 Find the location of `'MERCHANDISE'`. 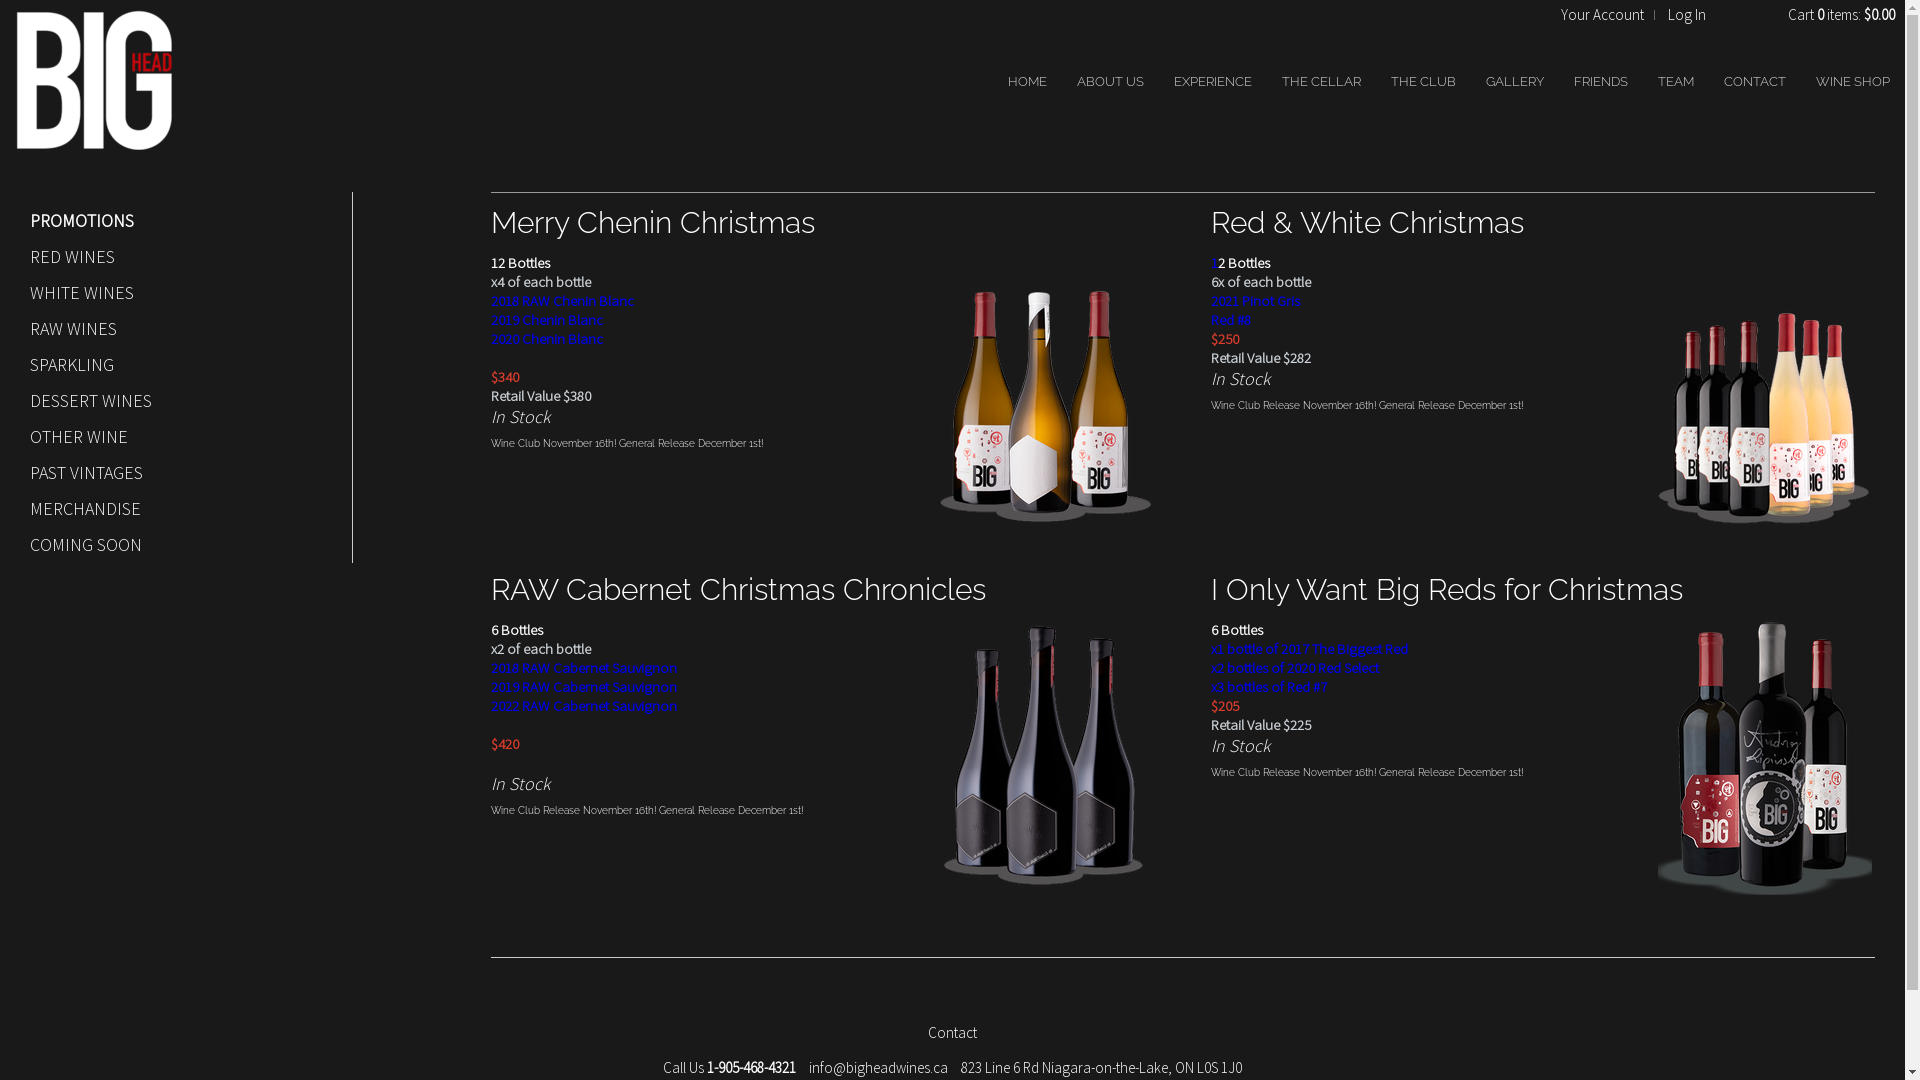

'MERCHANDISE' is located at coordinates (172, 508).